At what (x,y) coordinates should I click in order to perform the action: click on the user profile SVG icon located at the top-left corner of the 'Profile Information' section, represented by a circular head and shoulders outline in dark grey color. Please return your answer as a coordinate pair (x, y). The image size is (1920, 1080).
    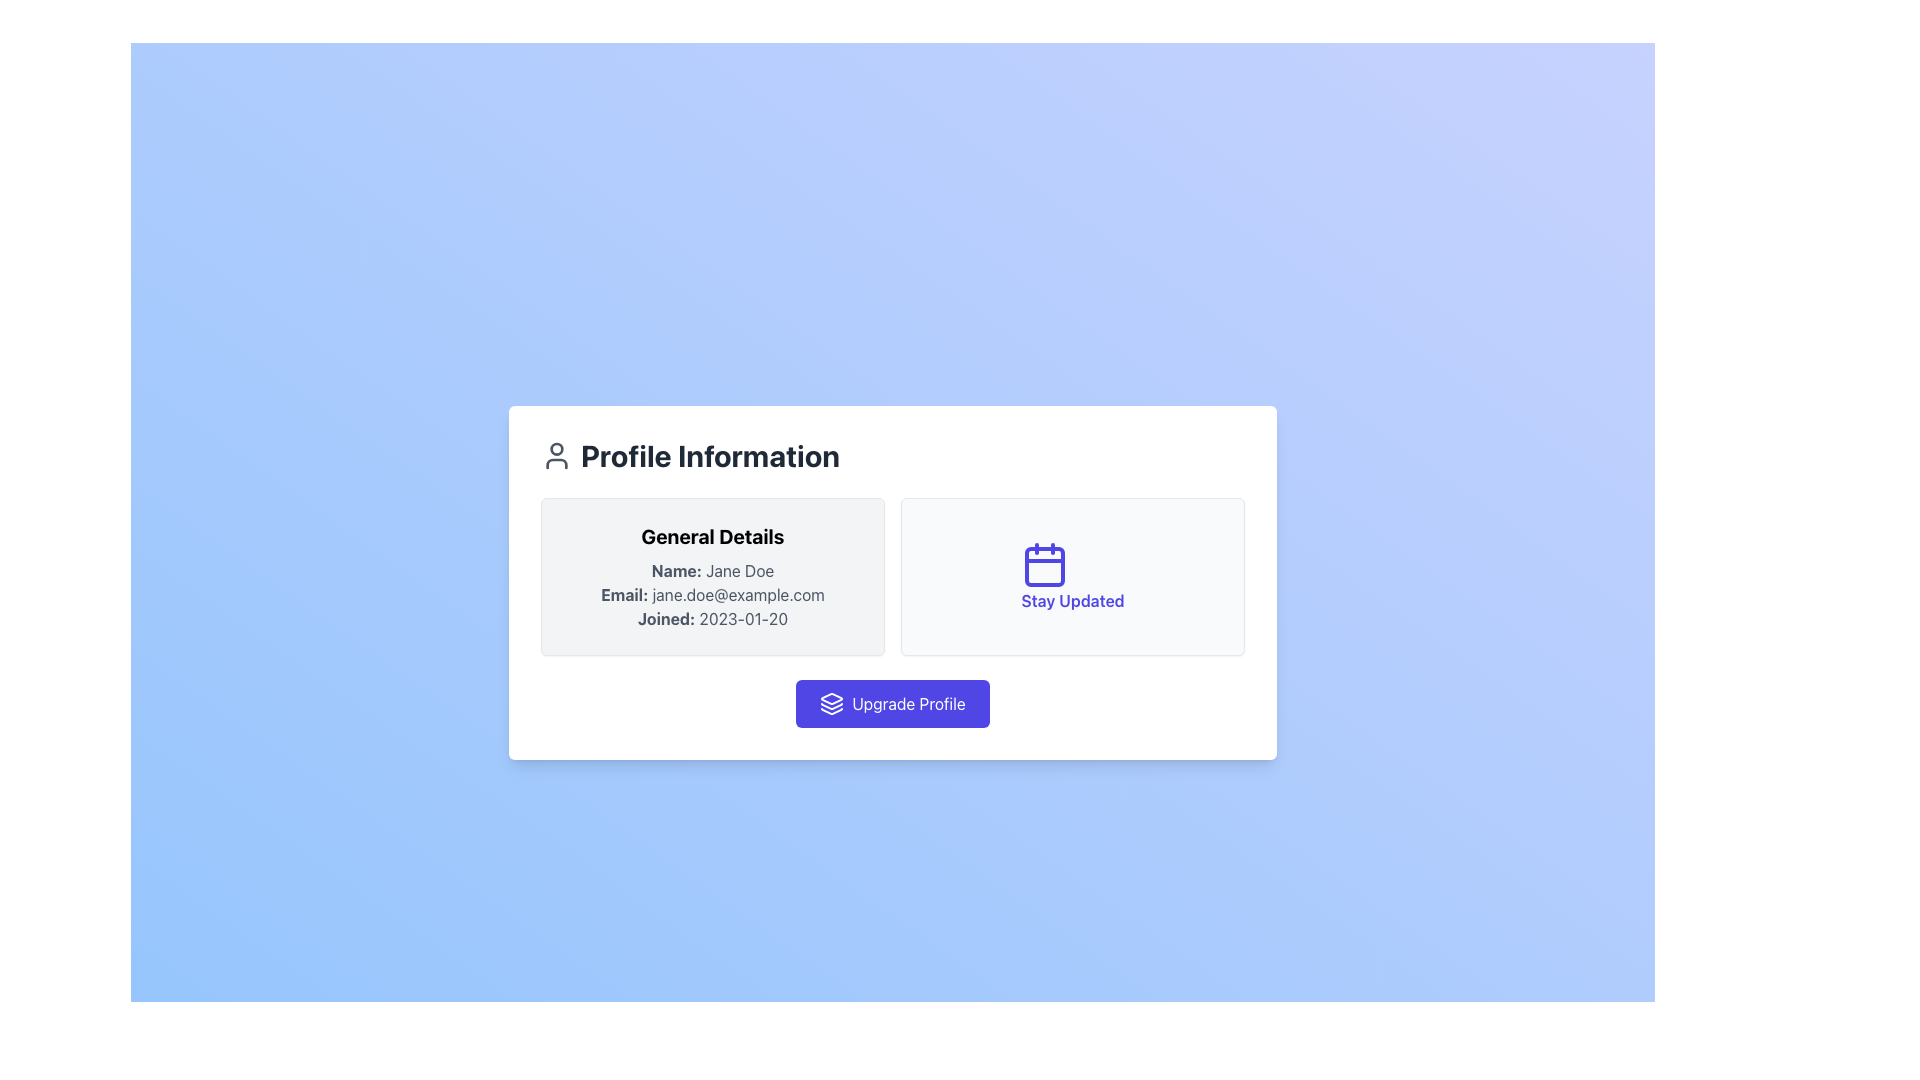
    Looking at the image, I should click on (556, 455).